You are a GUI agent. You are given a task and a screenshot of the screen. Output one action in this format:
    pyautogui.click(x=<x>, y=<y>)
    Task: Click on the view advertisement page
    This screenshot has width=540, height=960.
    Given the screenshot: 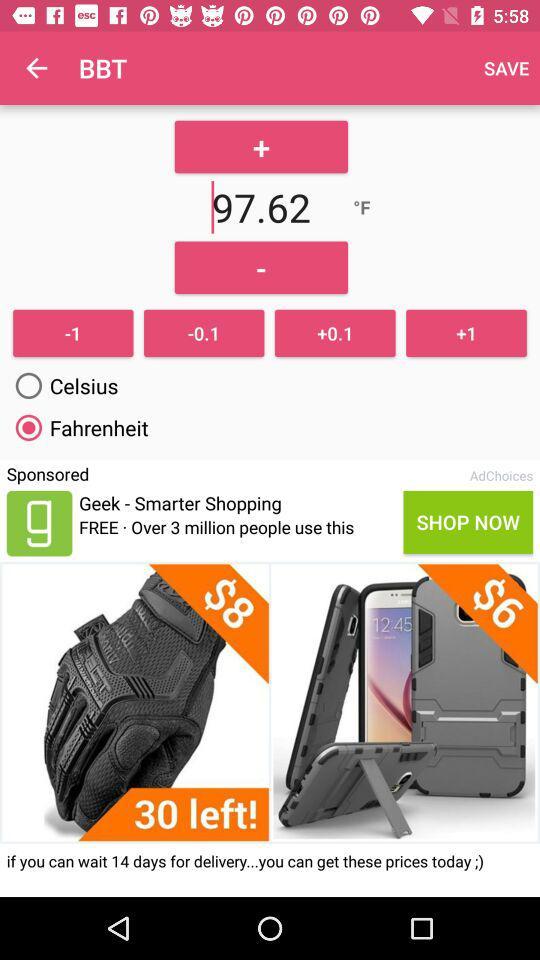 What is the action you would take?
    pyautogui.click(x=270, y=702)
    